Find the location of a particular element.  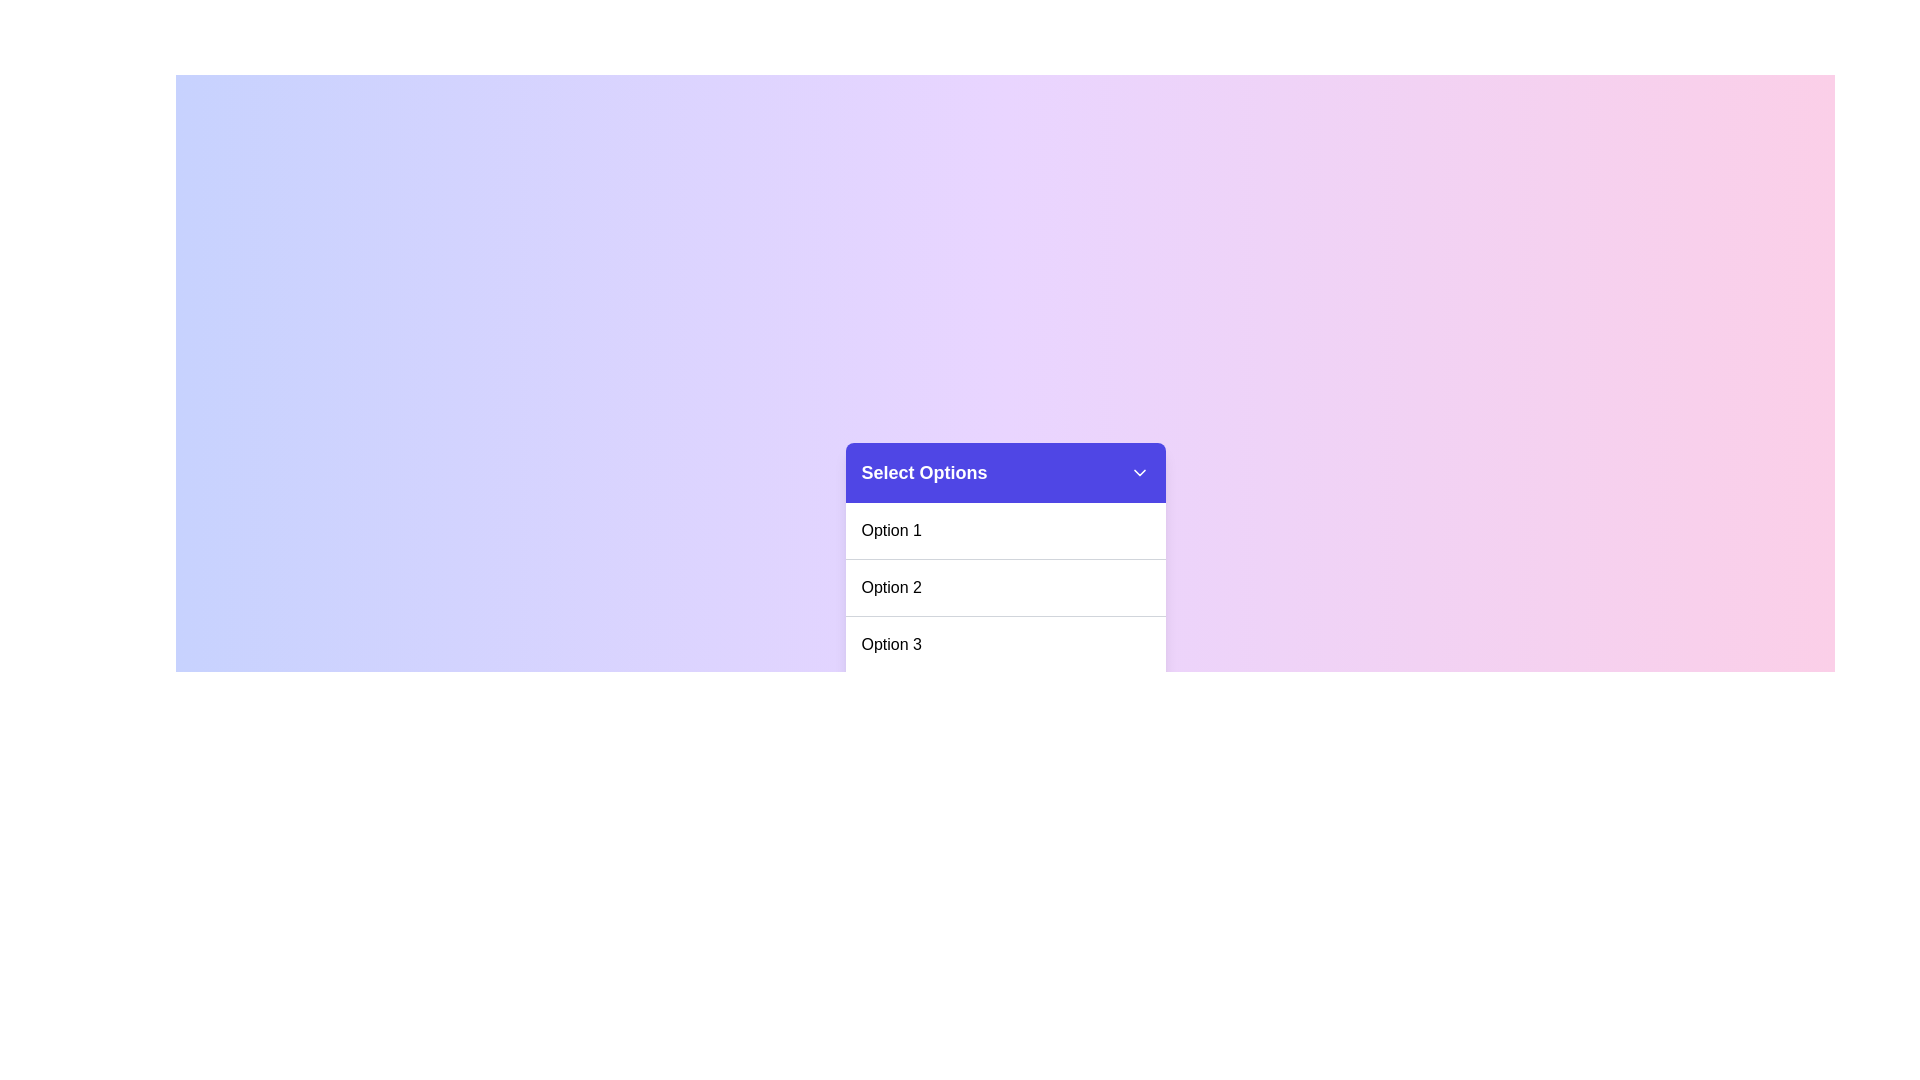

the graphical icon indicating expandability next to the 'Select Options' label is located at coordinates (1139, 473).